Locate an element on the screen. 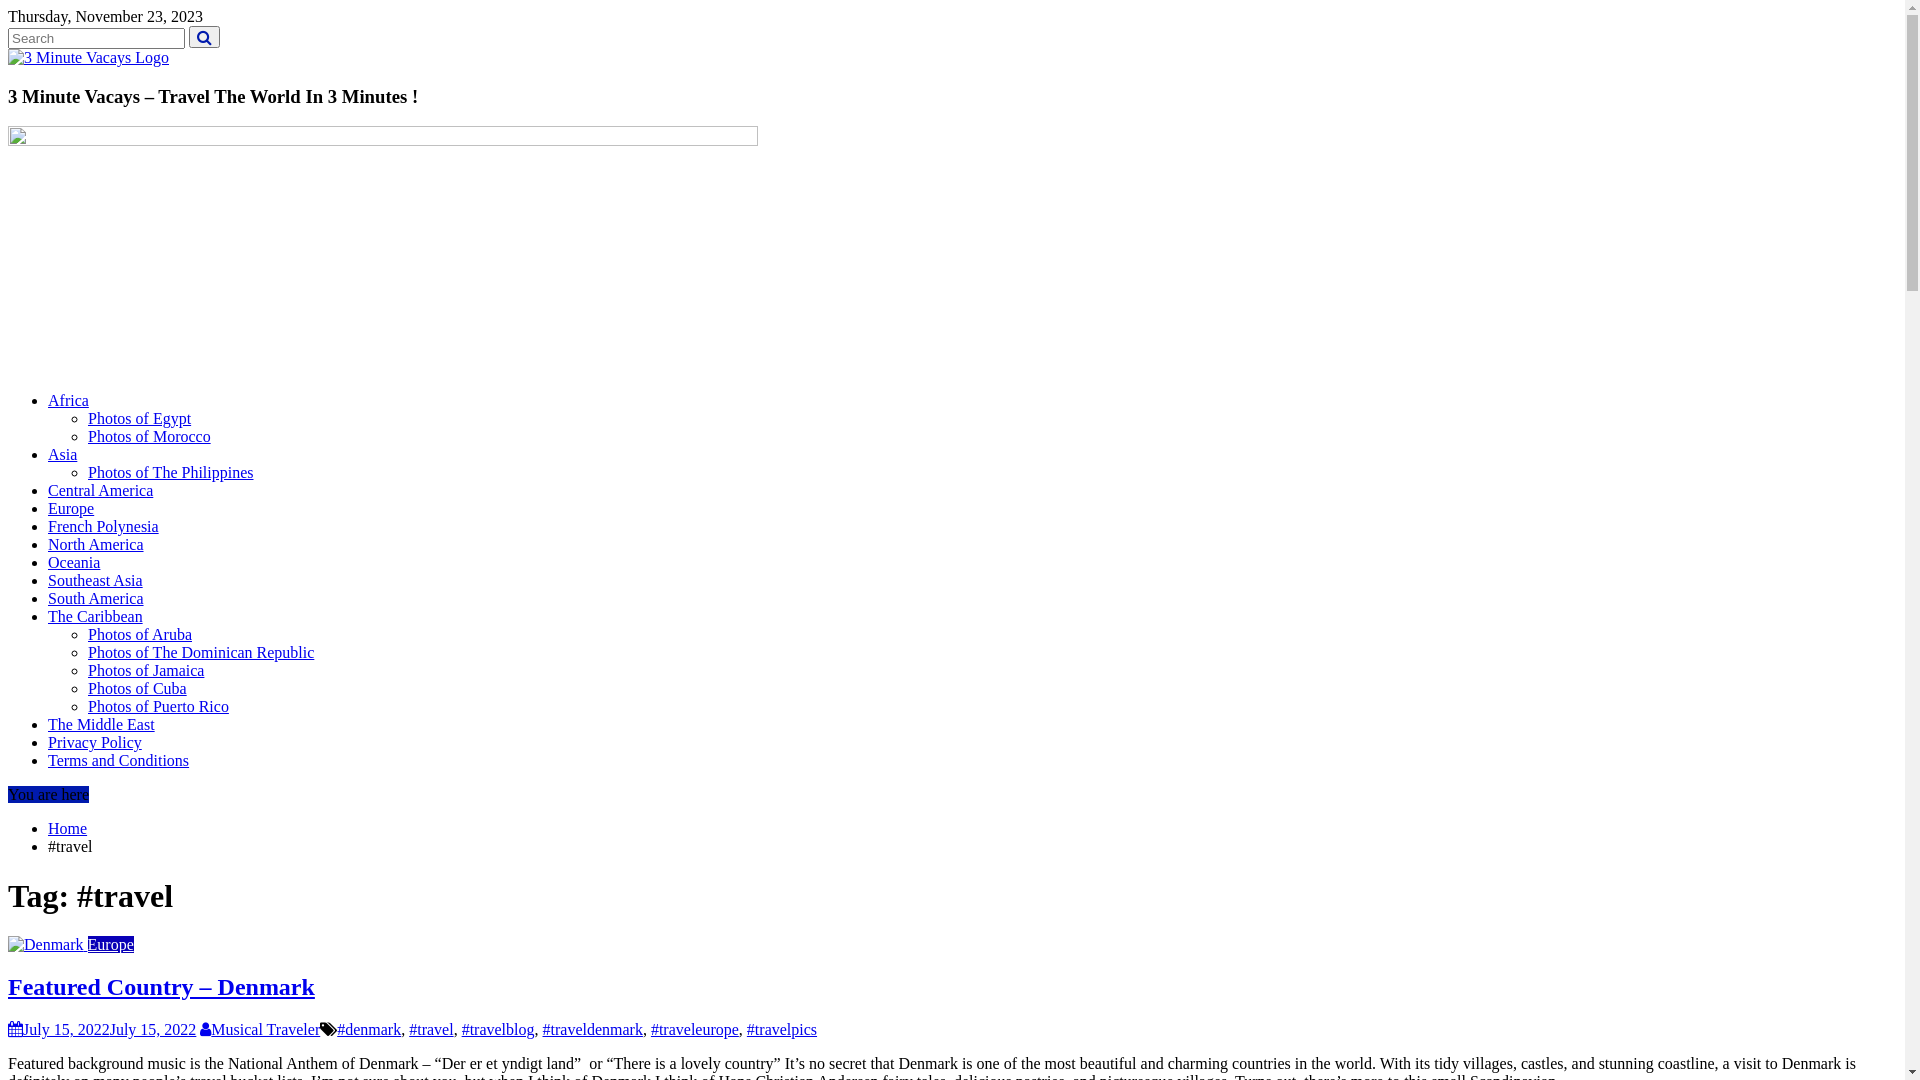 Image resolution: width=1920 pixels, height=1080 pixels. 'Skip to content' is located at coordinates (7, 7).